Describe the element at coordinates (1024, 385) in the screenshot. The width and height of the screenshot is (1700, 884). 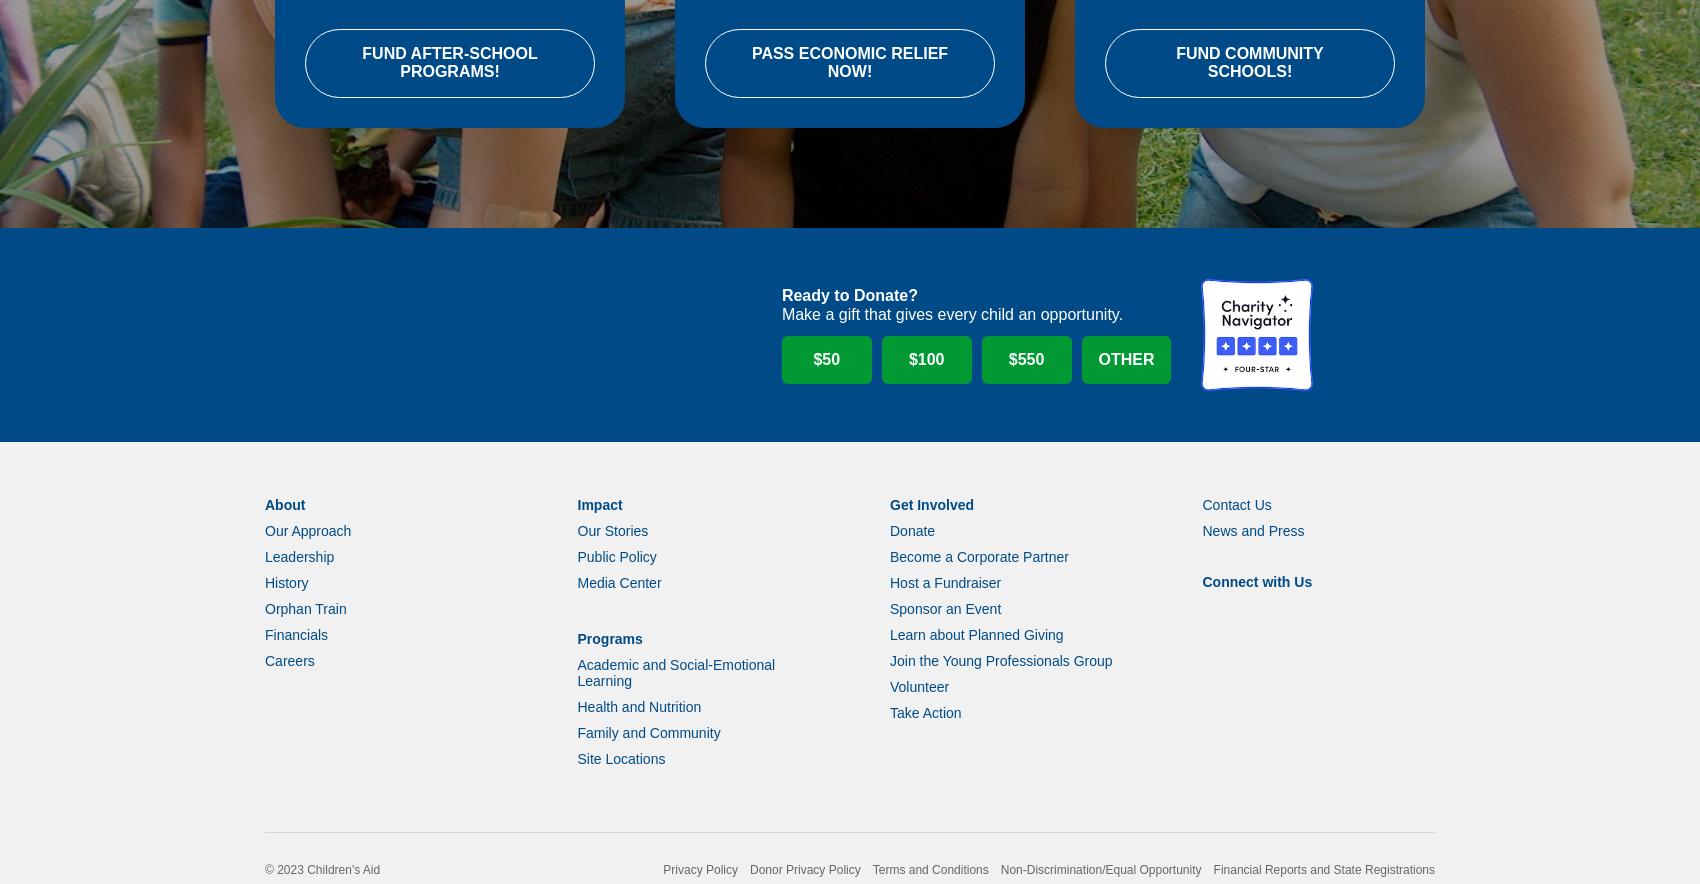
I see `'$550'` at that location.